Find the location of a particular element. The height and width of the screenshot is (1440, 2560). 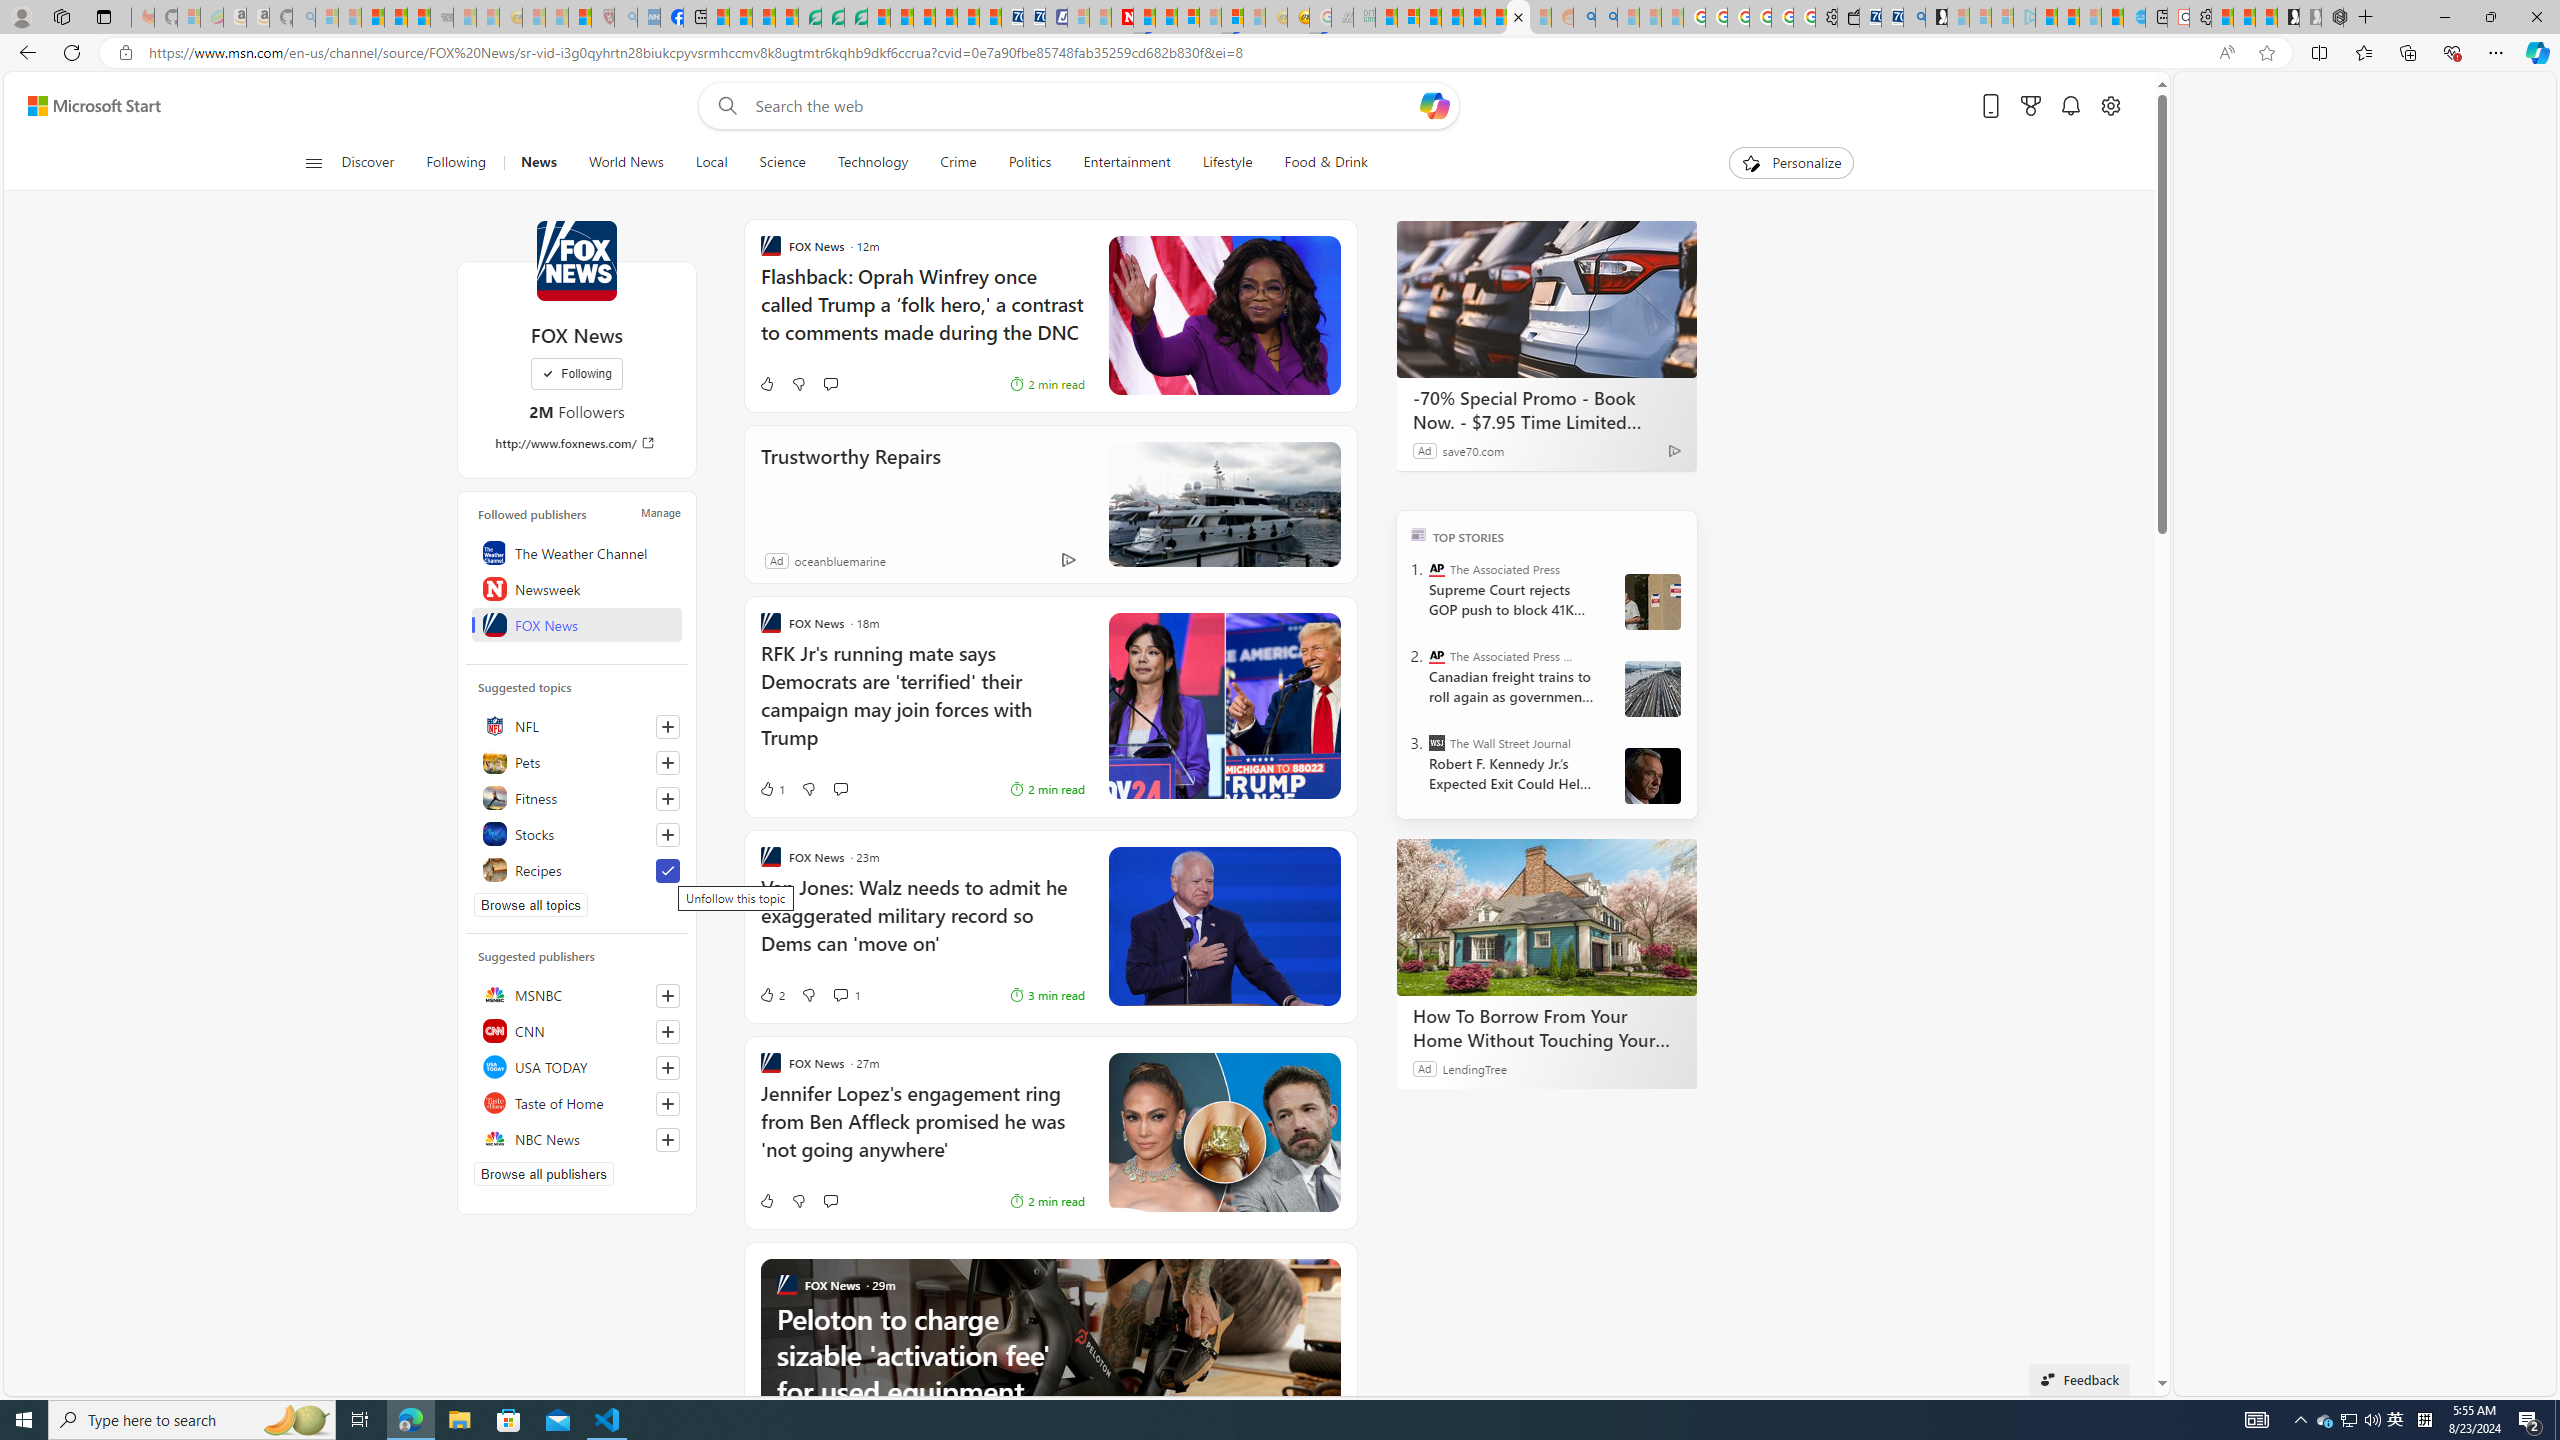

'Utah sues federal government - Search' is located at coordinates (1606, 16).